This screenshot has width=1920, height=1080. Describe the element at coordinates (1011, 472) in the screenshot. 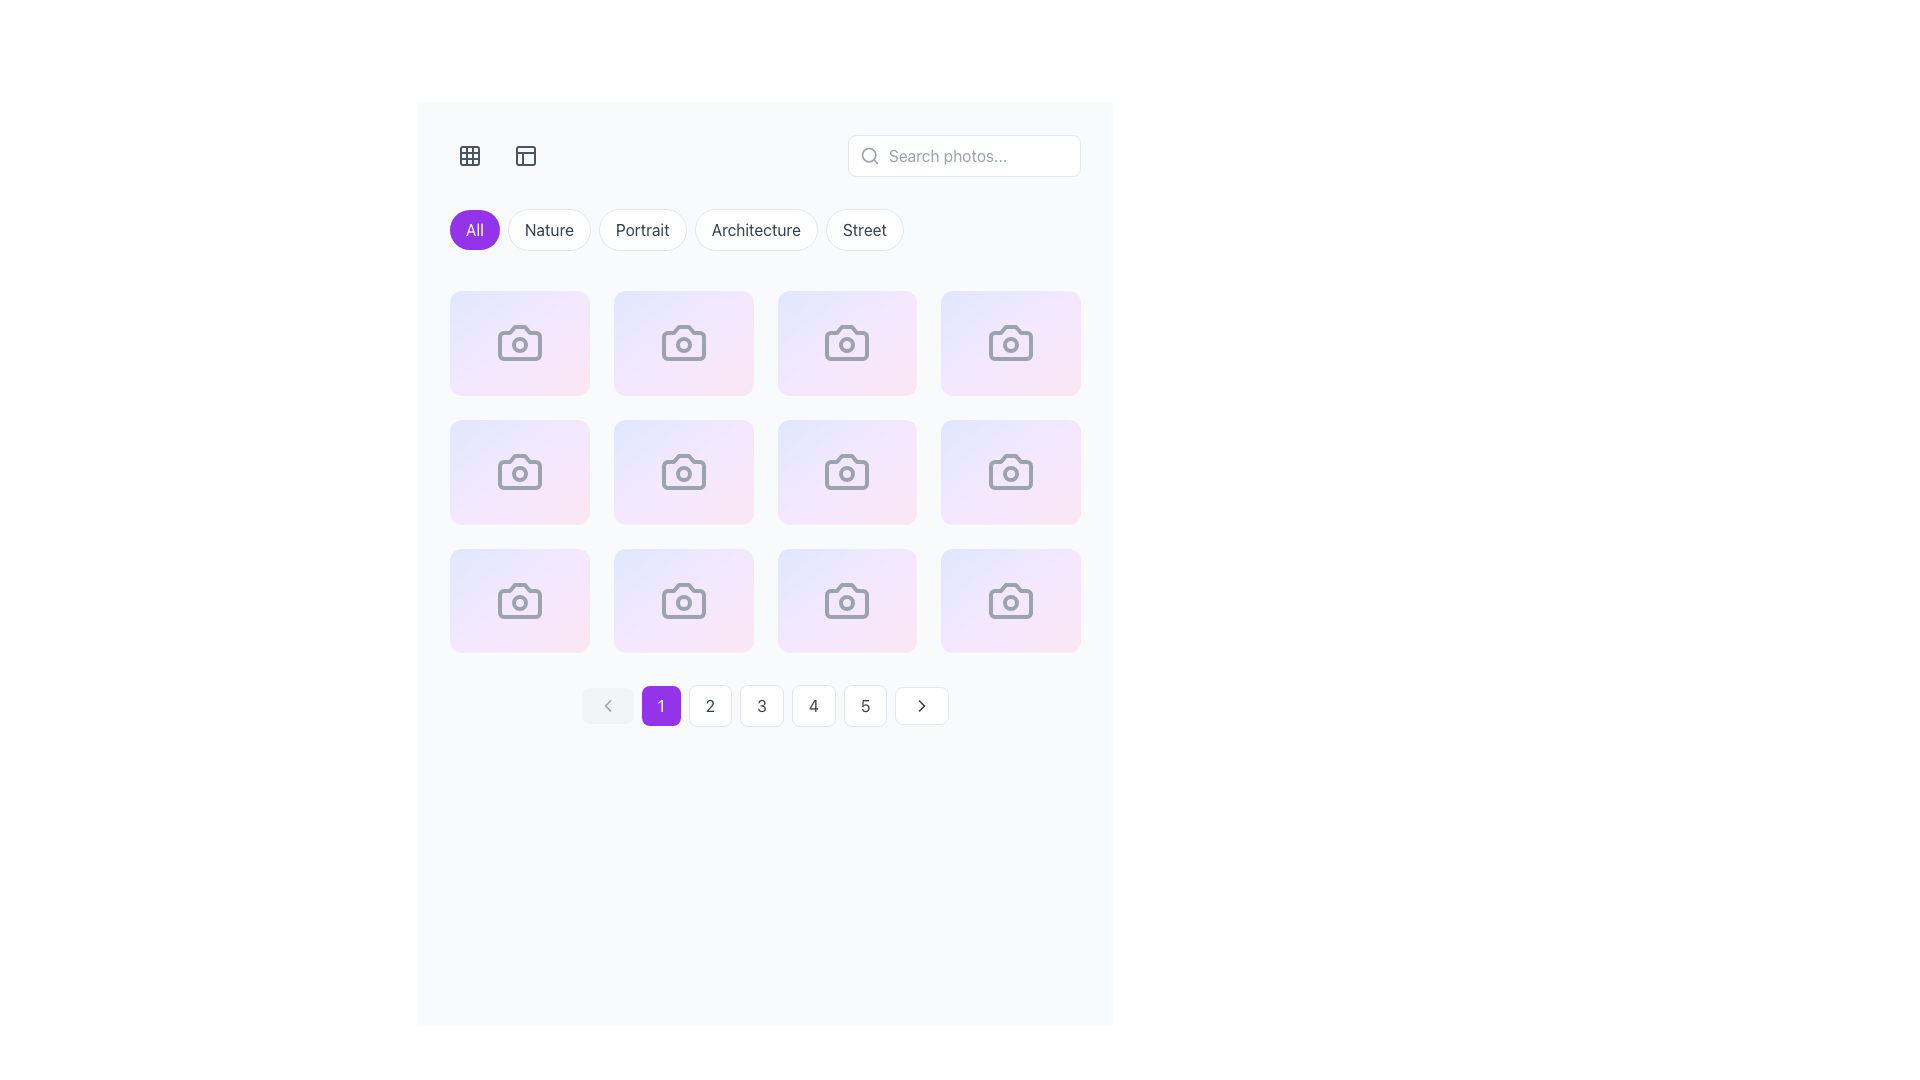

I see `the body of the camera icon, which is a rectangular shape with rounded corners, displayed in a gray outline style, to trigger a tooltip or visual feedback` at that location.